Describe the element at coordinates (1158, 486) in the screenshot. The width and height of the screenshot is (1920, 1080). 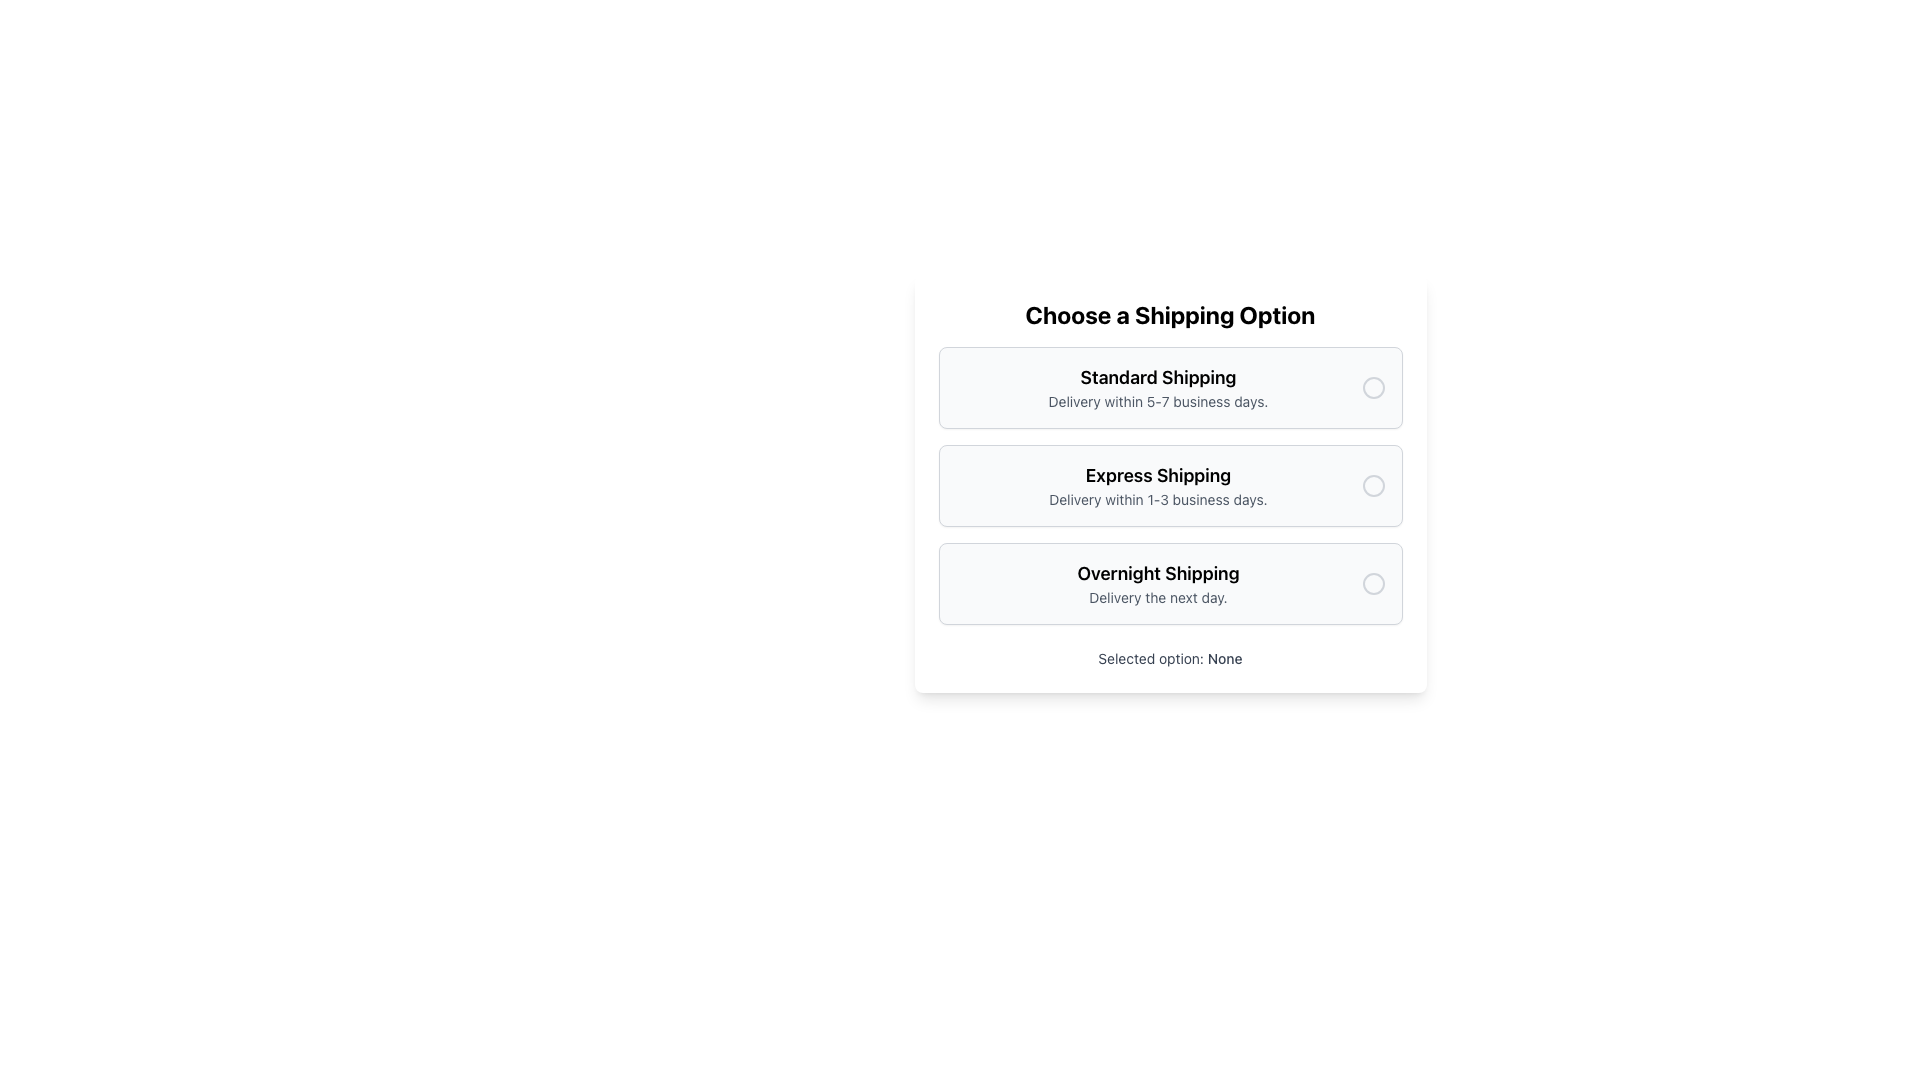
I see `the 'Express Shipping' text label, which features bold text stating 'Express Shipping' and a smaller grayed out line below it that reads 'Delivery within 1-3 business days.' This label is the middle option in a stack of three shipping choices` at that location.